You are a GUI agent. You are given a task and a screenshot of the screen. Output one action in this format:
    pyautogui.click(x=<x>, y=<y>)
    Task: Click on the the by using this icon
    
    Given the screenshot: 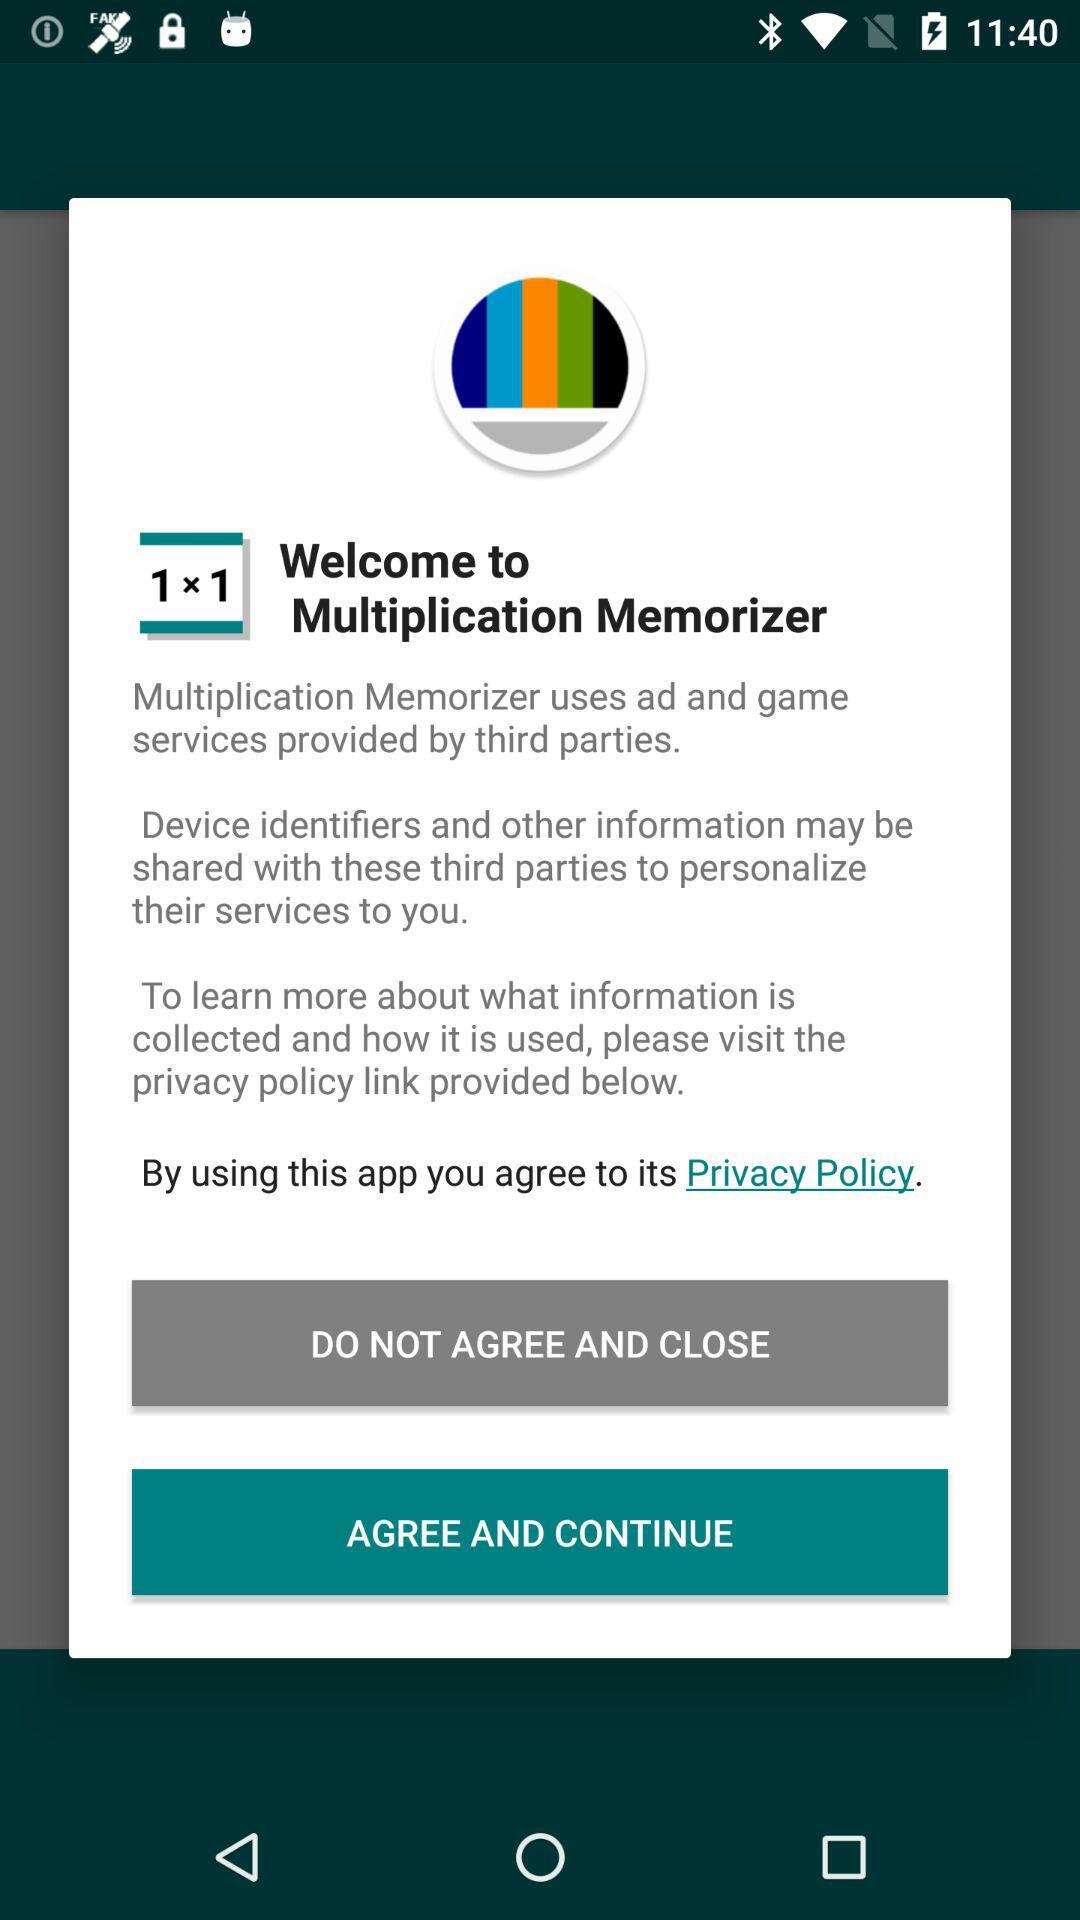 What is the action you would take?
    pyautogui.click(x=540, y=1171)
    